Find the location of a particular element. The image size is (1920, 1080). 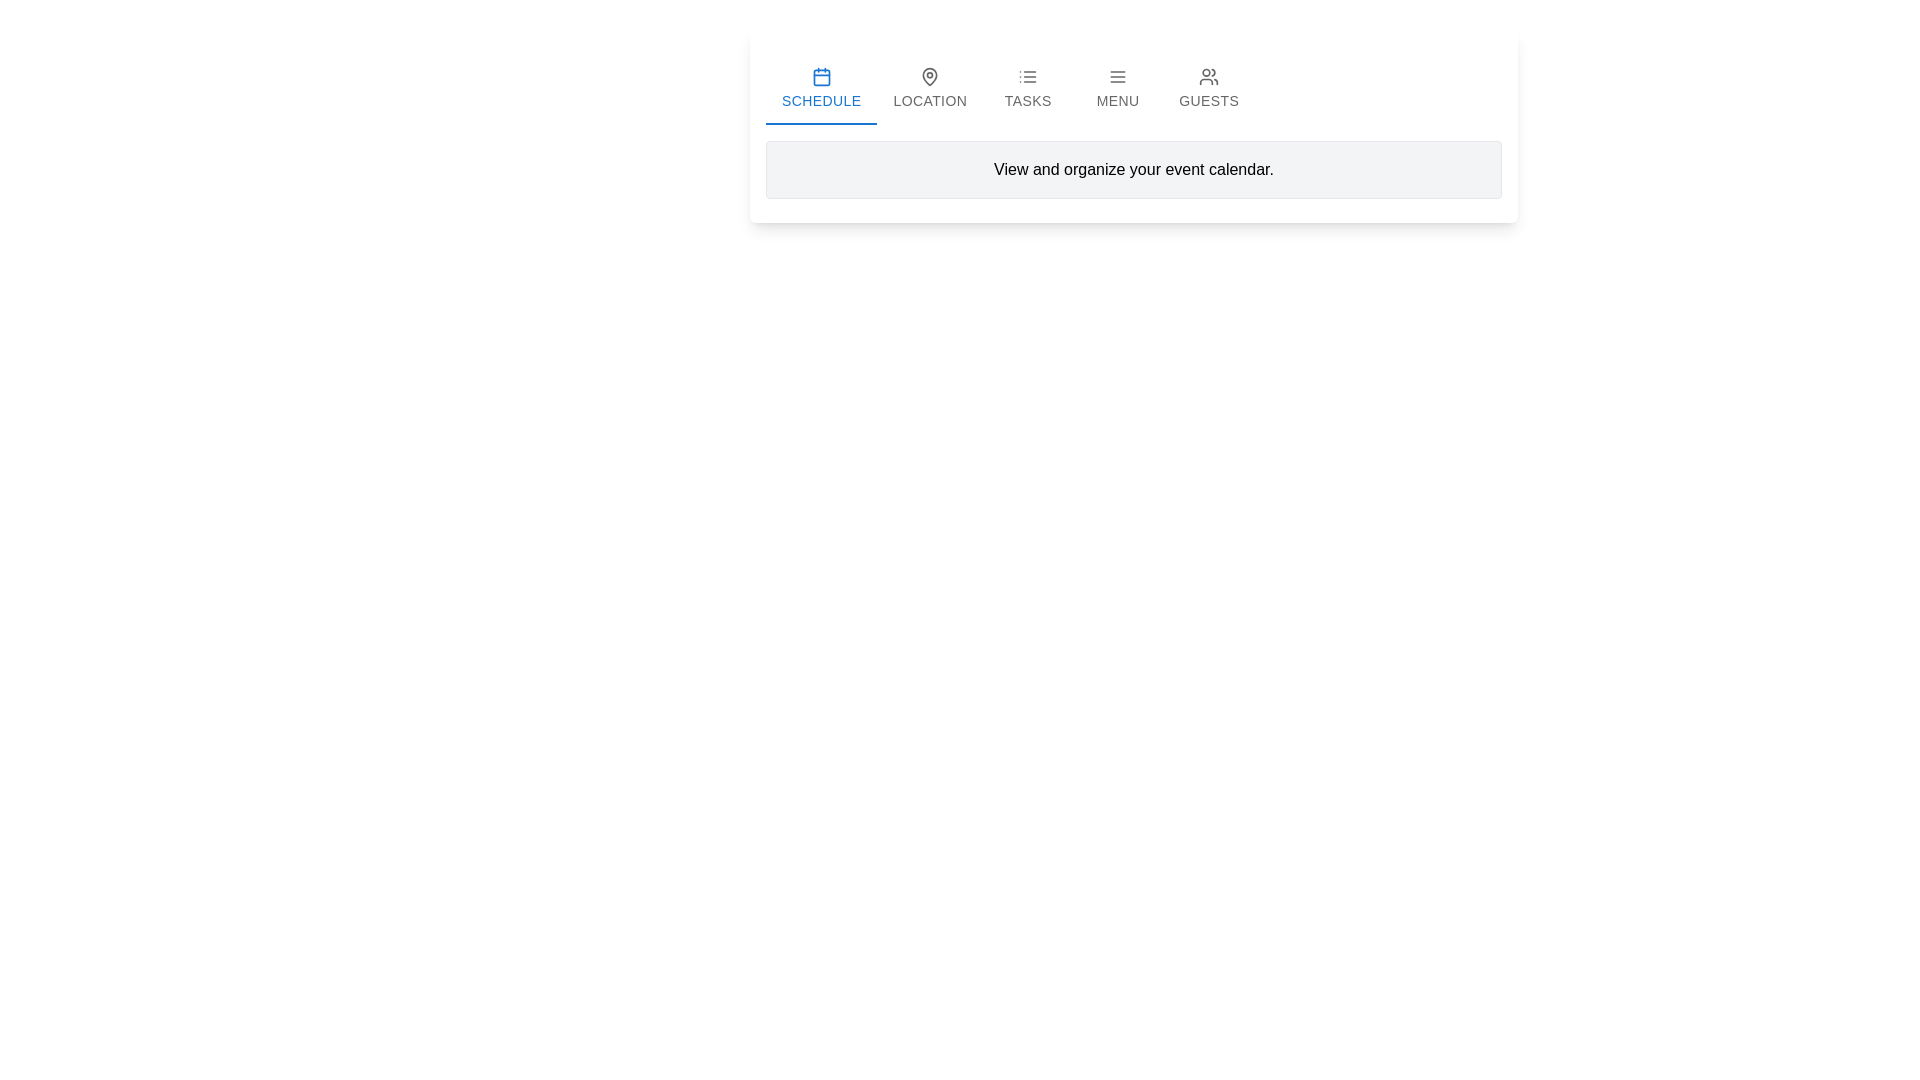

the icon representing 'users' or 'guests' located on the navigation bar above the text 'Guests' is located at coordinates (1208, 76).